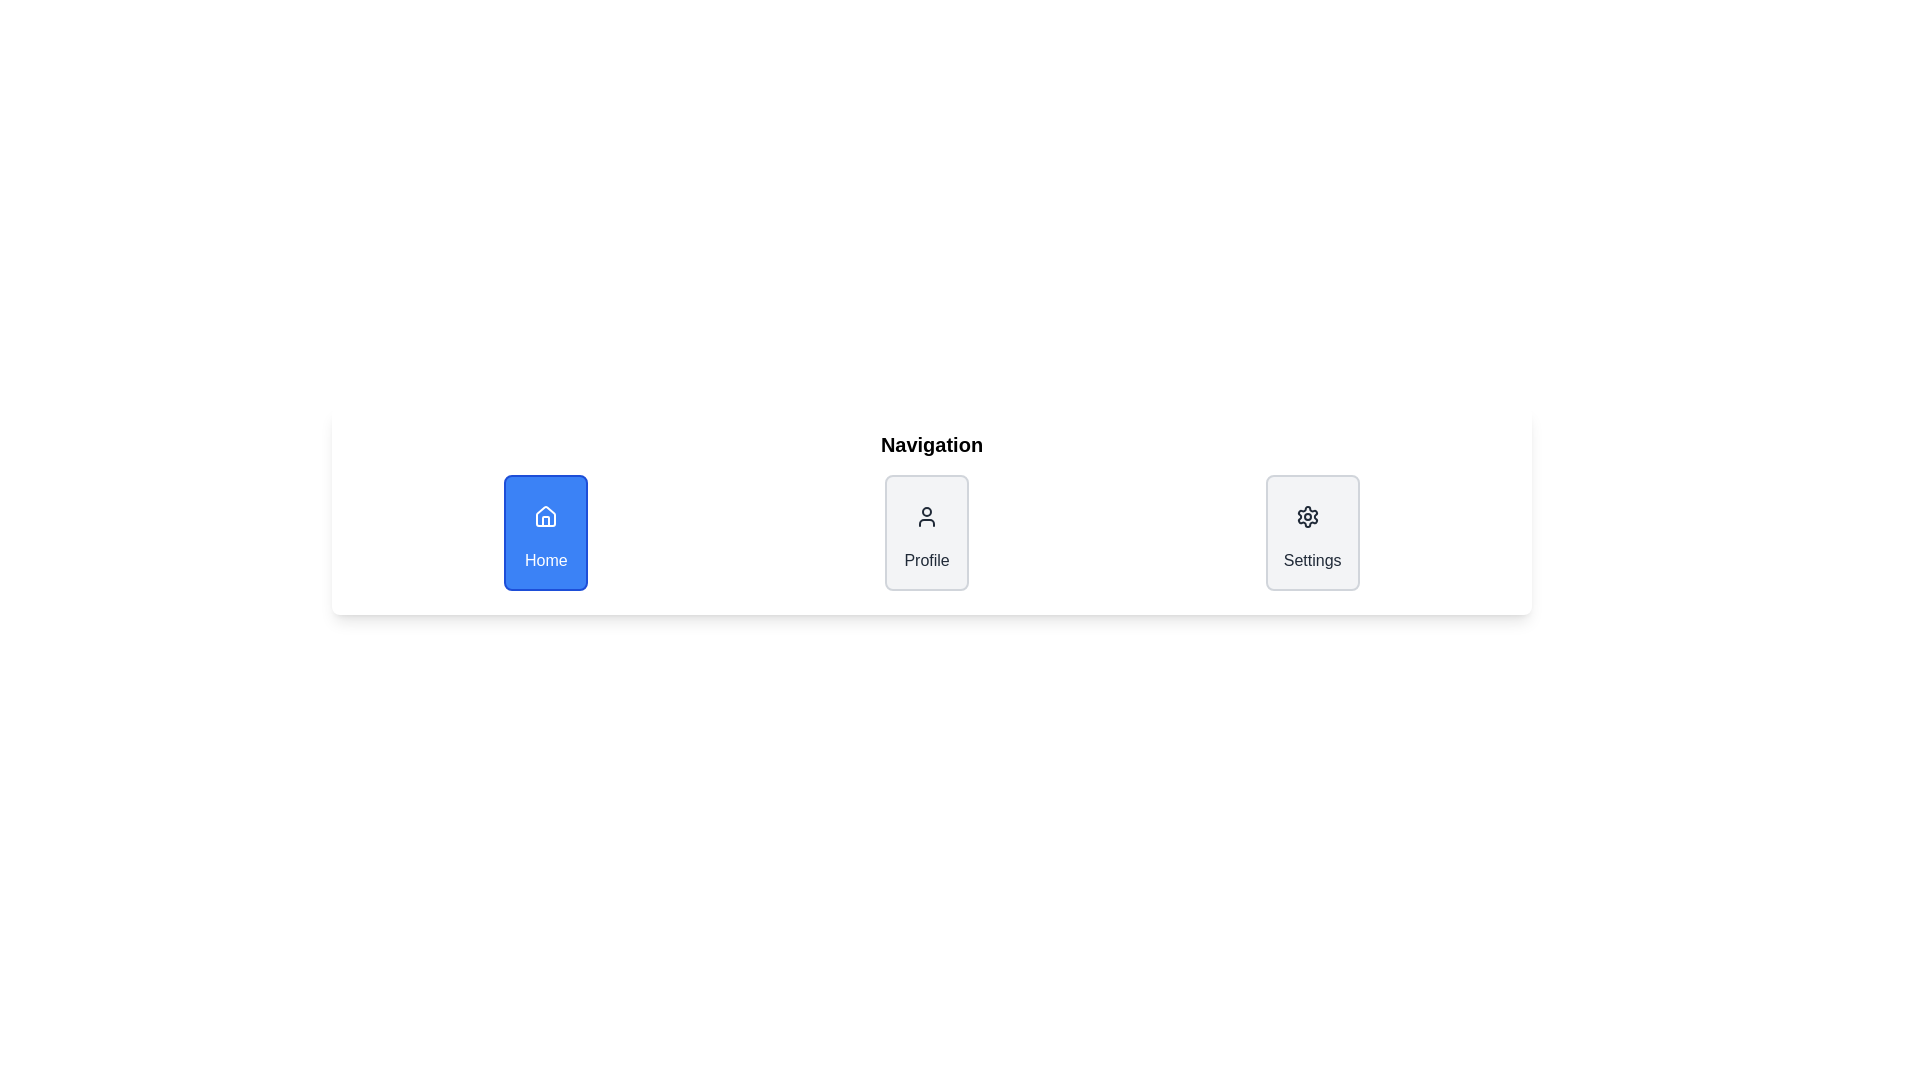  What do you see at coordinates (925, 559) in the screenshot?
I see `the 'Profile' text label located below the user icon in the navigation panel` at bounding box center [925, 559].